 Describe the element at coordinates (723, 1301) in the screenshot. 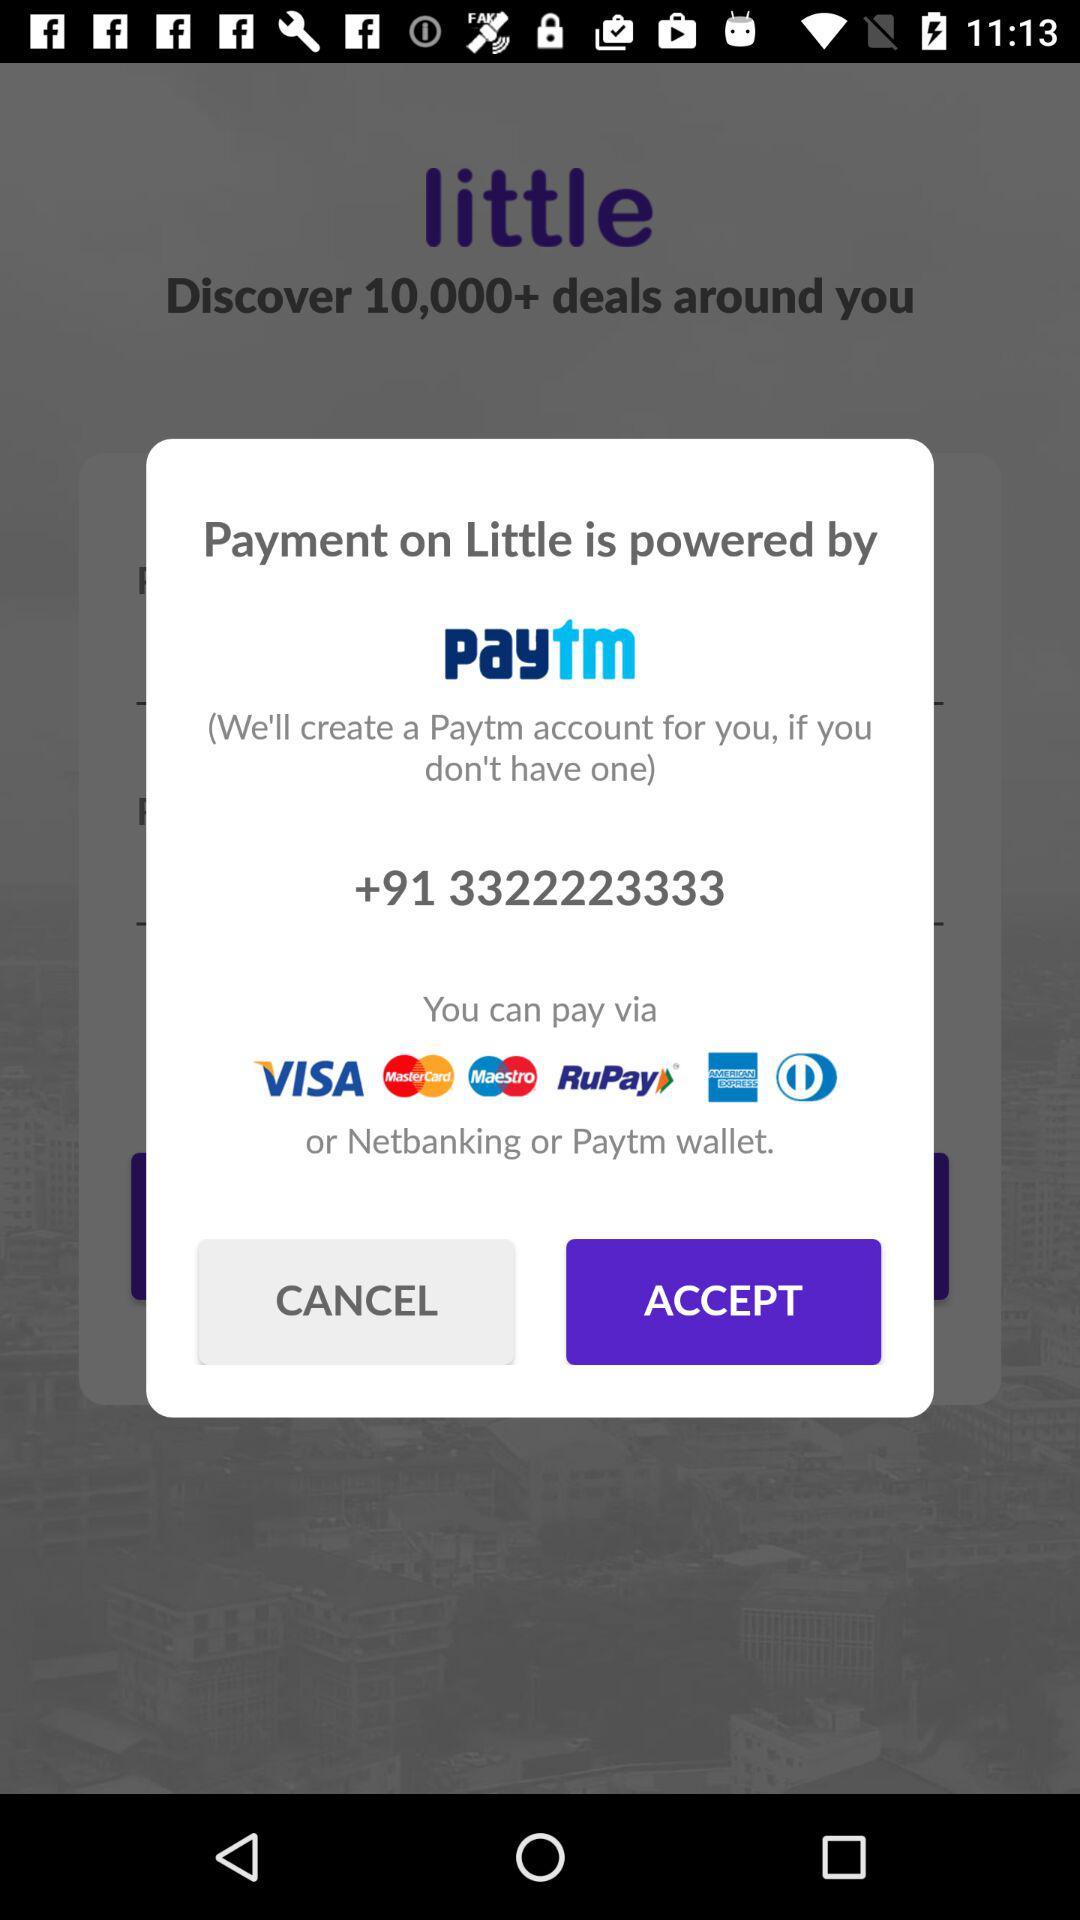

I see `item next to the cancel button` at that location.